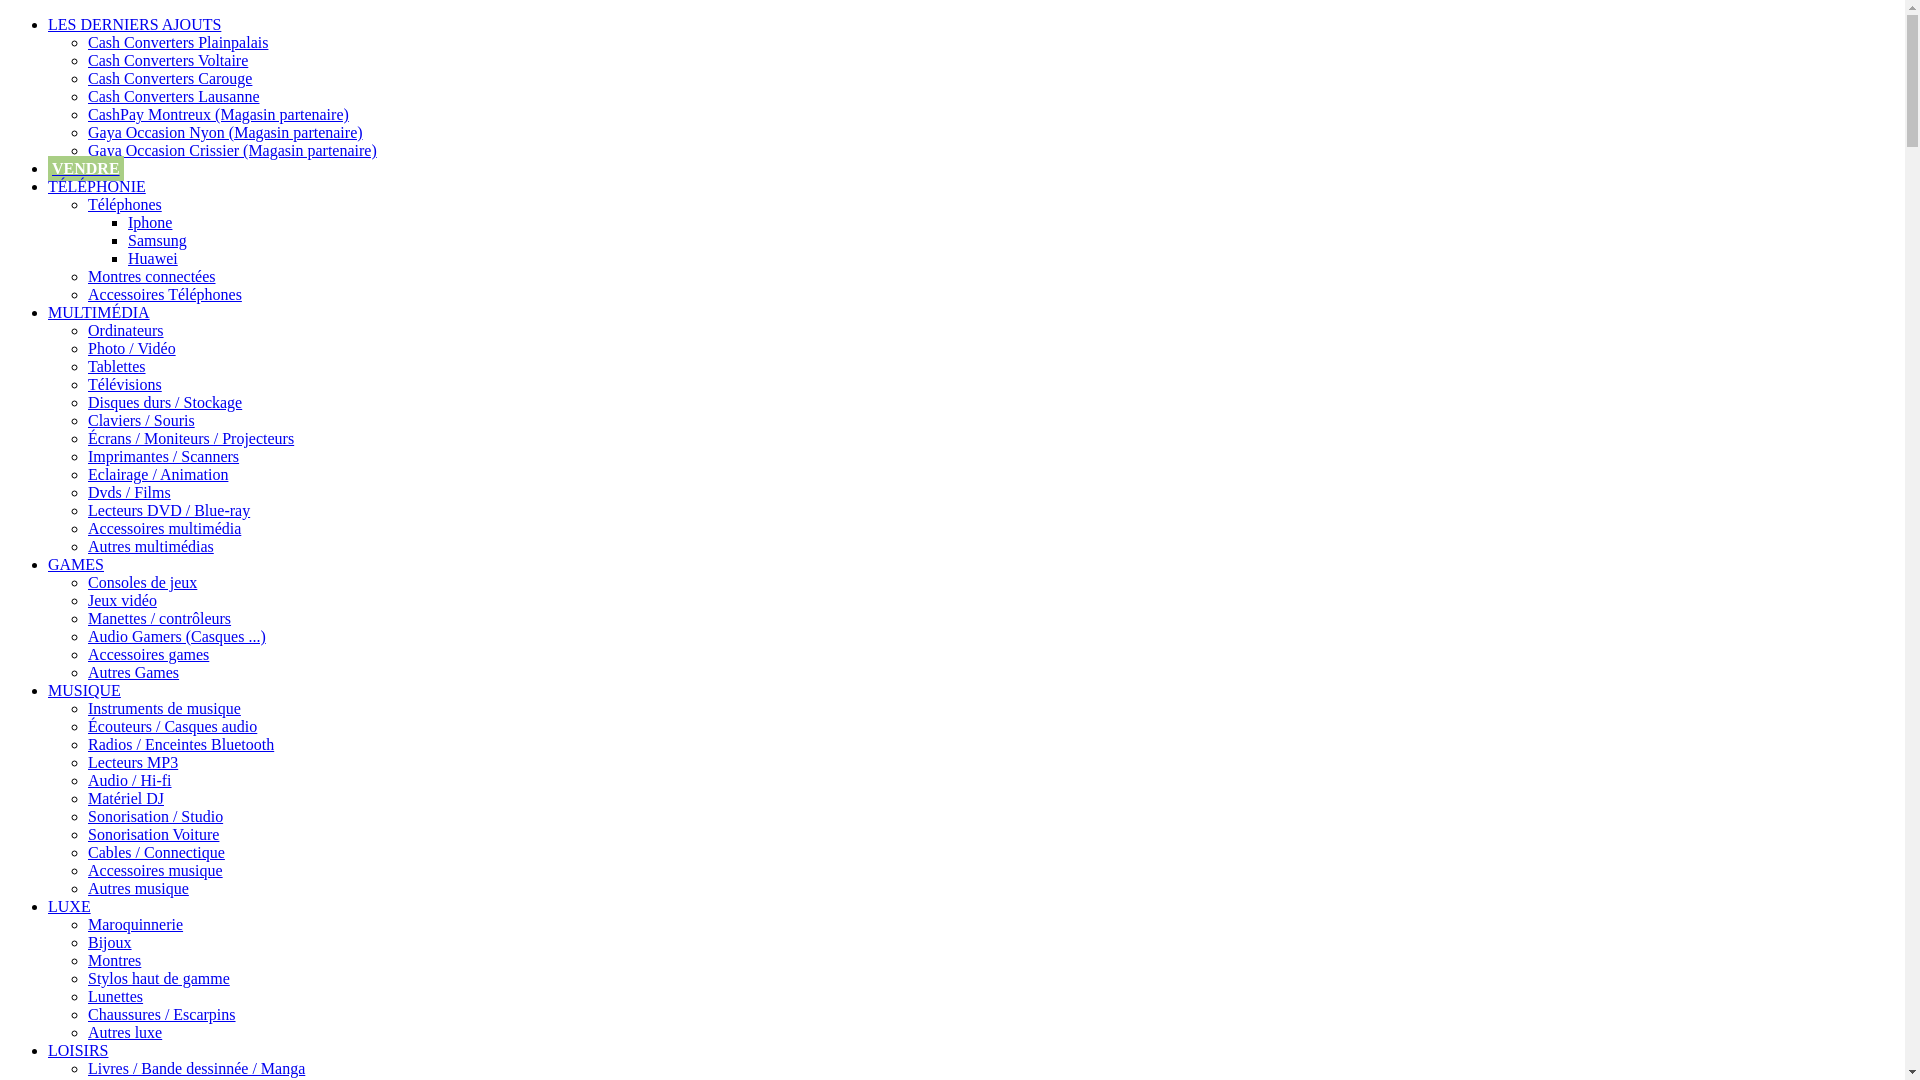  What do you see at coordinates (177, 42) in the screenshot?
I see `'Cash Converters Plainpalais'` at bounding box center [177, 42].